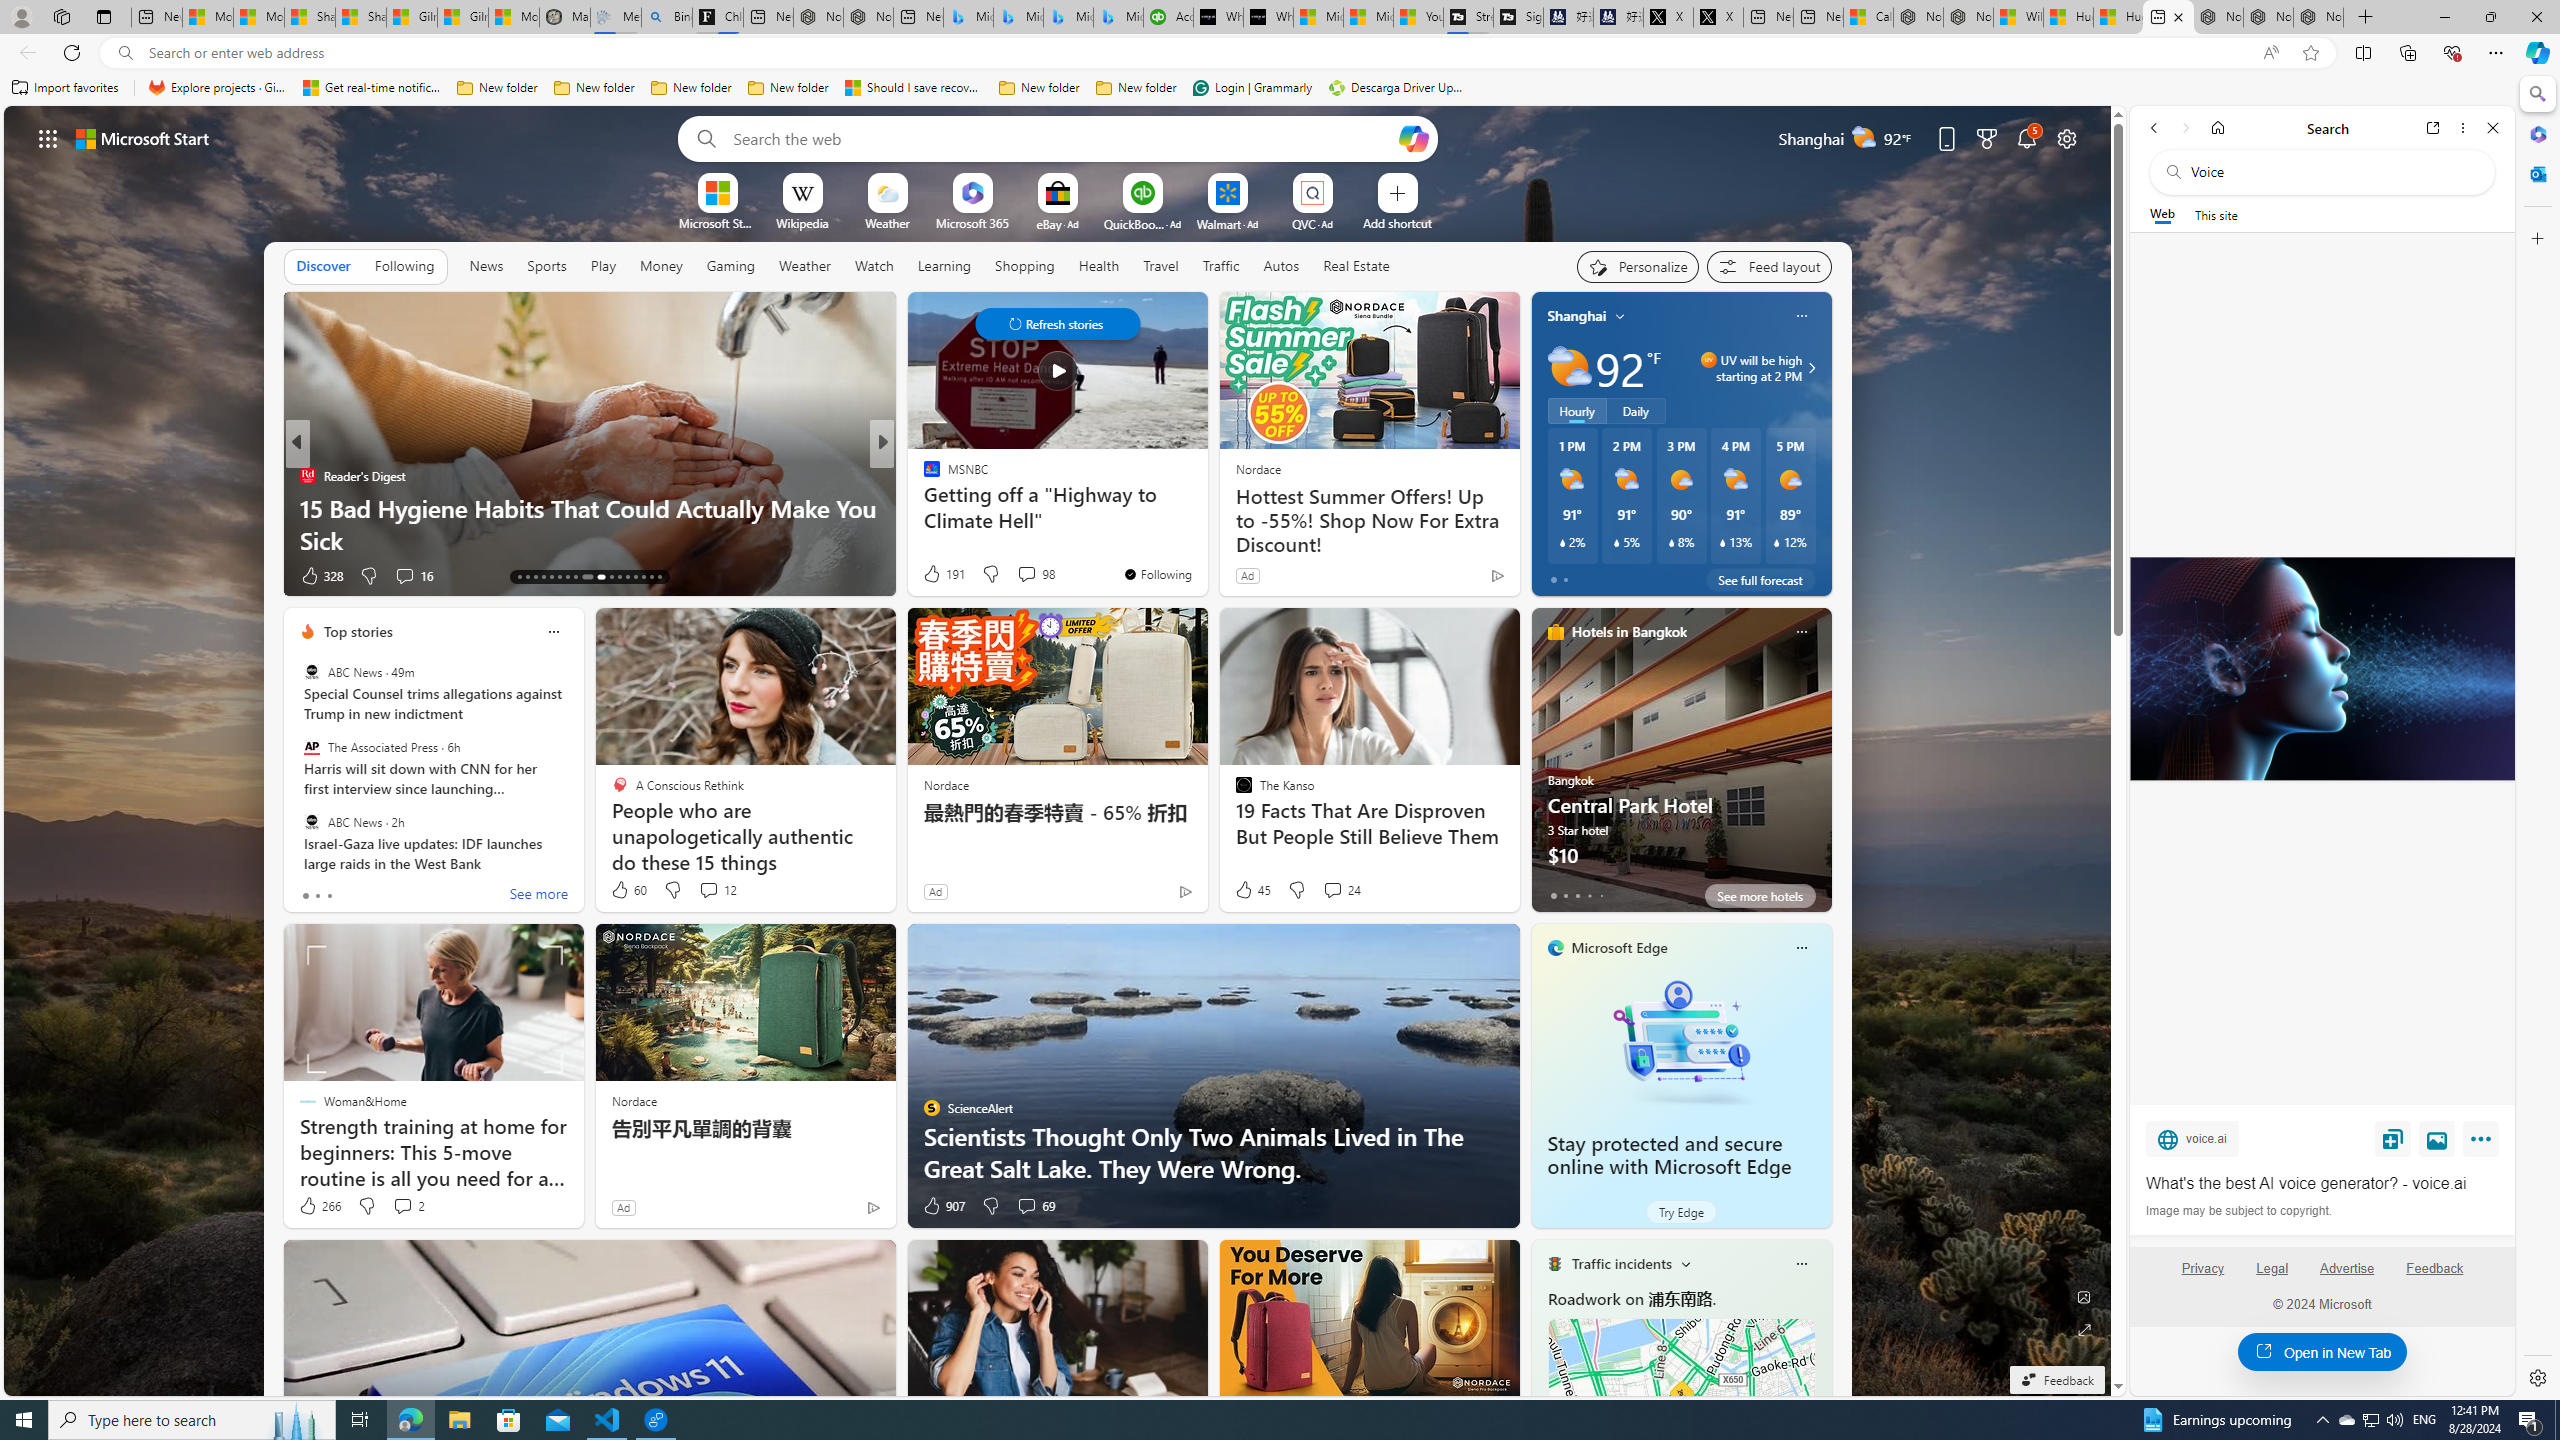 The image size is (2560, 1440). I want to click on 'Real Estate', so click(1356, 265).